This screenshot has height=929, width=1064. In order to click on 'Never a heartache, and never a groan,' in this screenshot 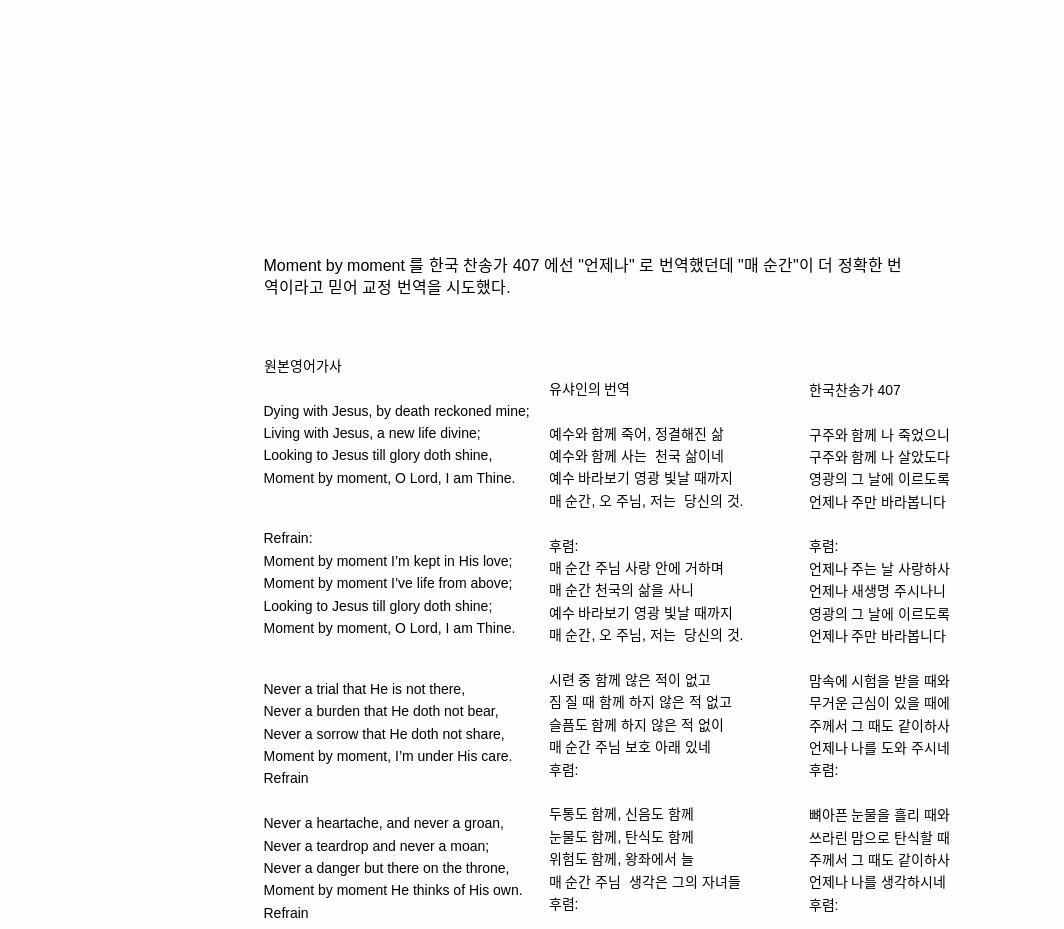, I will do `click(383, 822)`.